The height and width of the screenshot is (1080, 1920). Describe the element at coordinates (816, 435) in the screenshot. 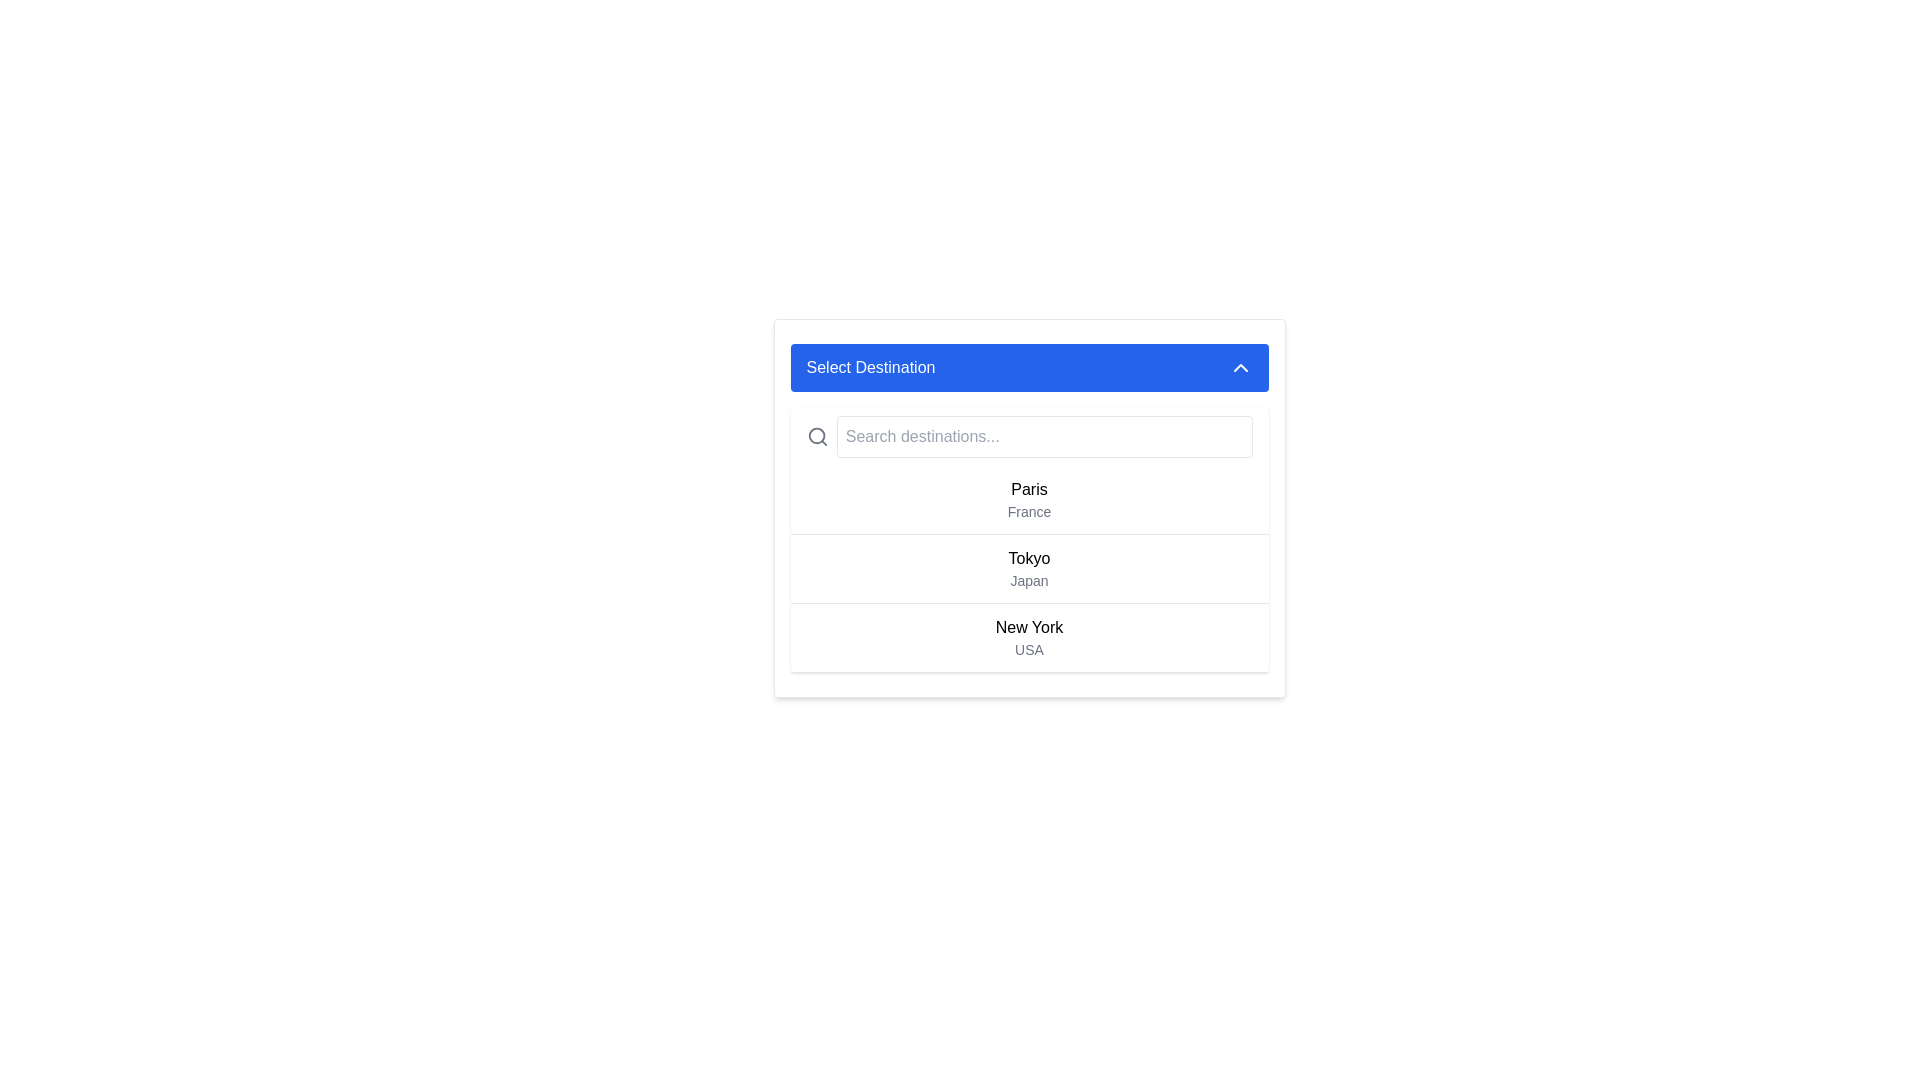

I see `the magnifying glass icon representing the search functionality, which is positioned to the left of the text input field in the dropdown interface` at that location.